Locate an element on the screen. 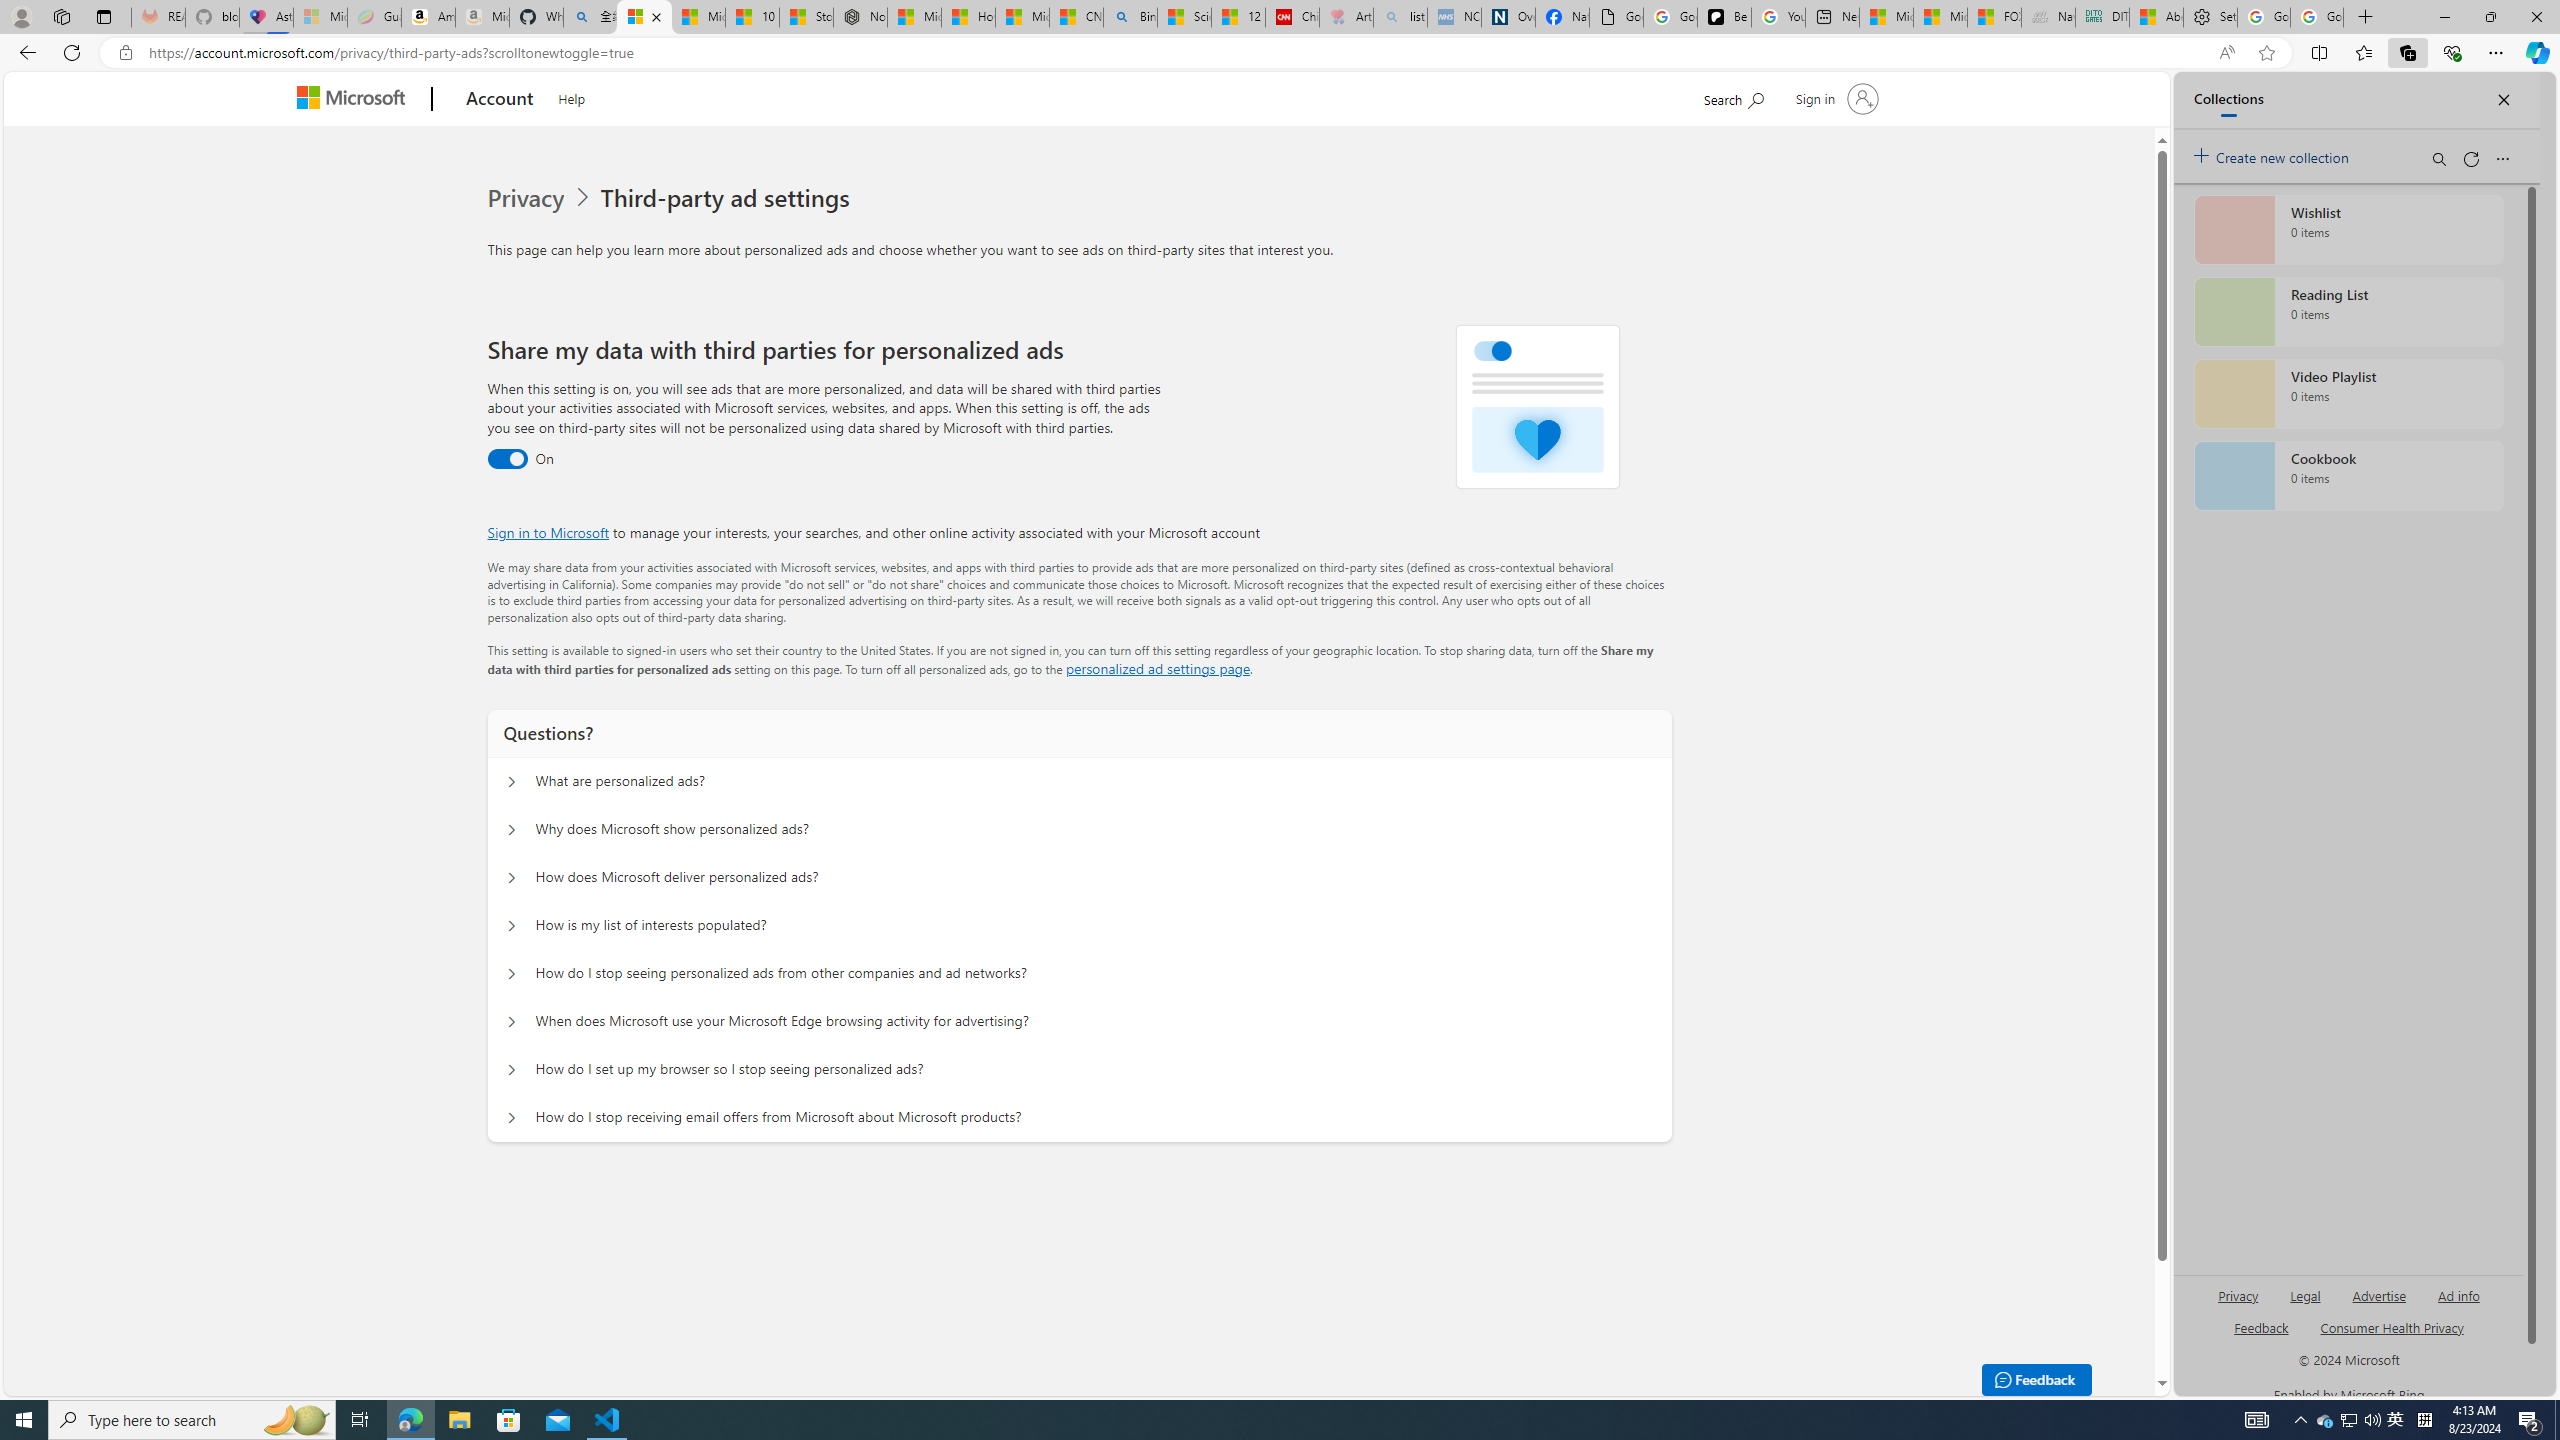 The height and width of the screenshot is (1440, 2560). 'Sign in to your account' is located at coordinates (1834, 97).